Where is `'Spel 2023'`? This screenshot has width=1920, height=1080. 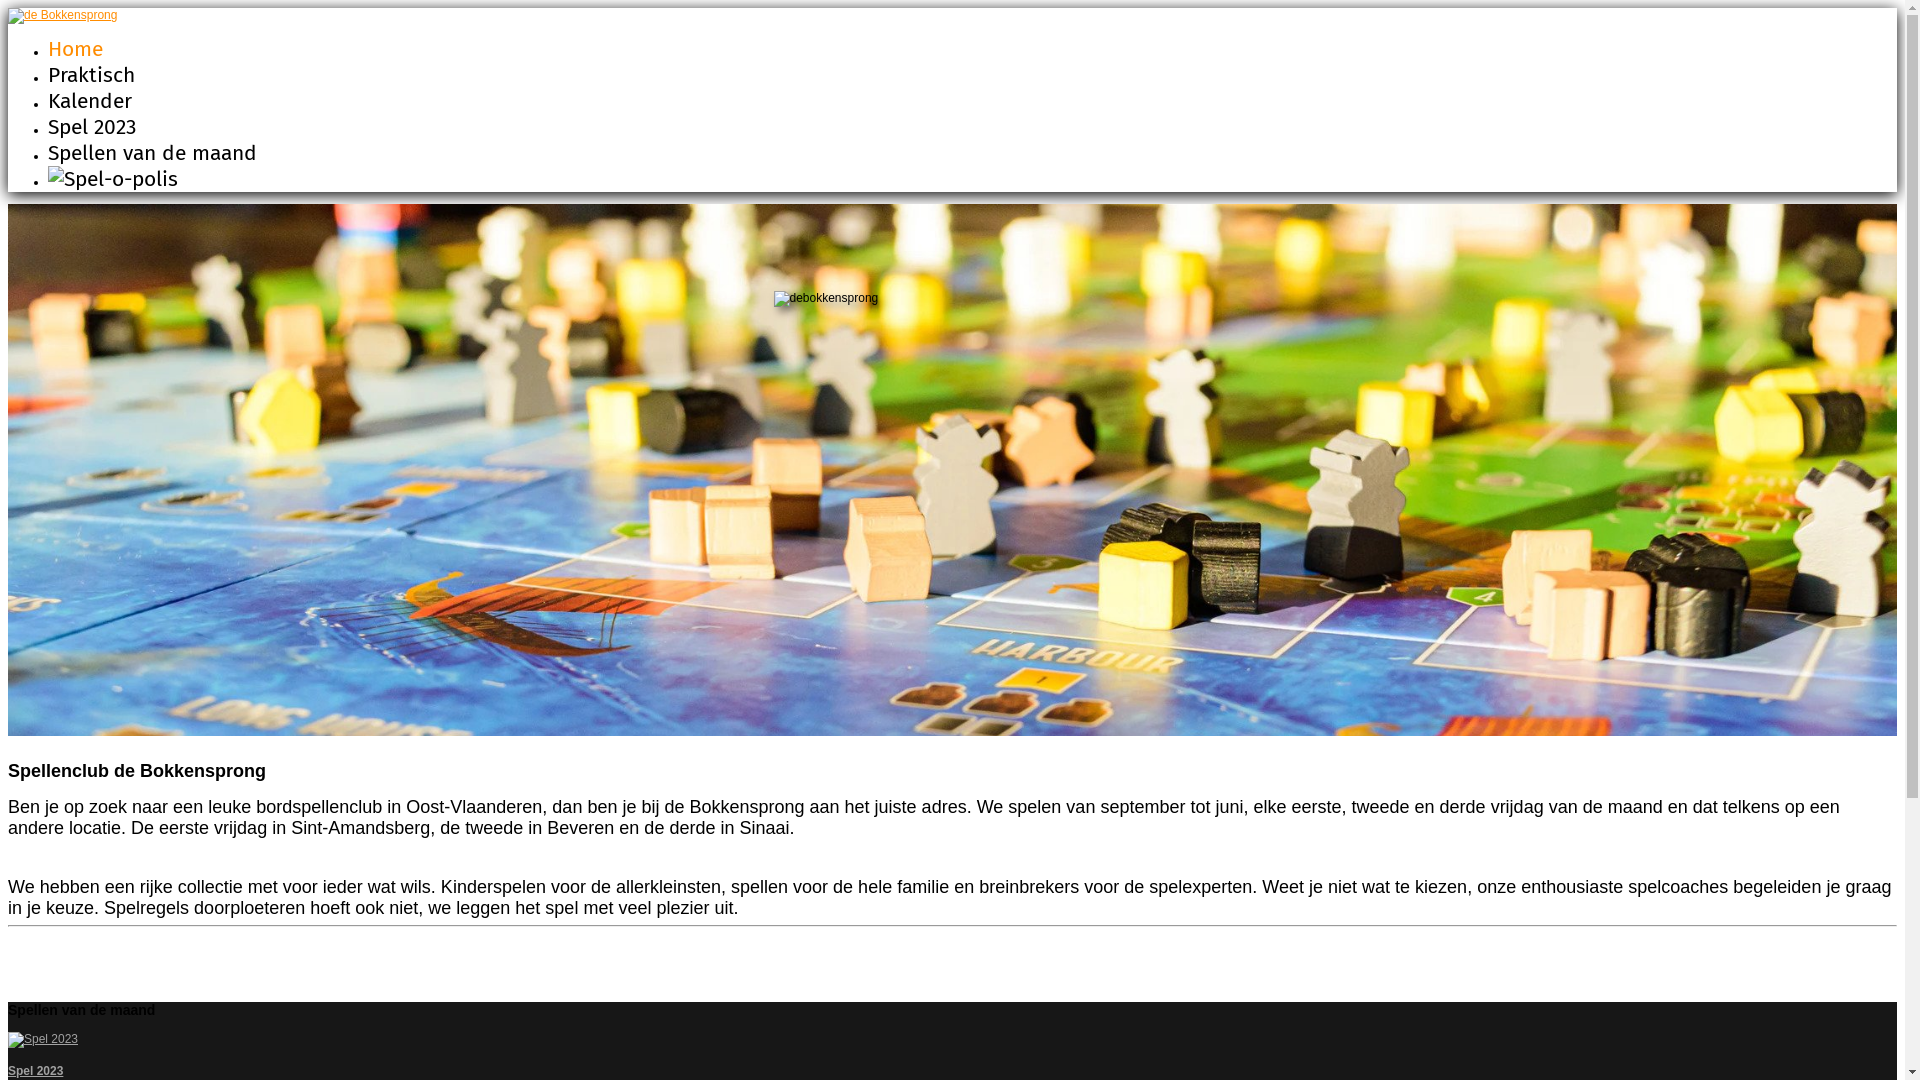
'Spel 2023' is located at coordinates (90, 127).